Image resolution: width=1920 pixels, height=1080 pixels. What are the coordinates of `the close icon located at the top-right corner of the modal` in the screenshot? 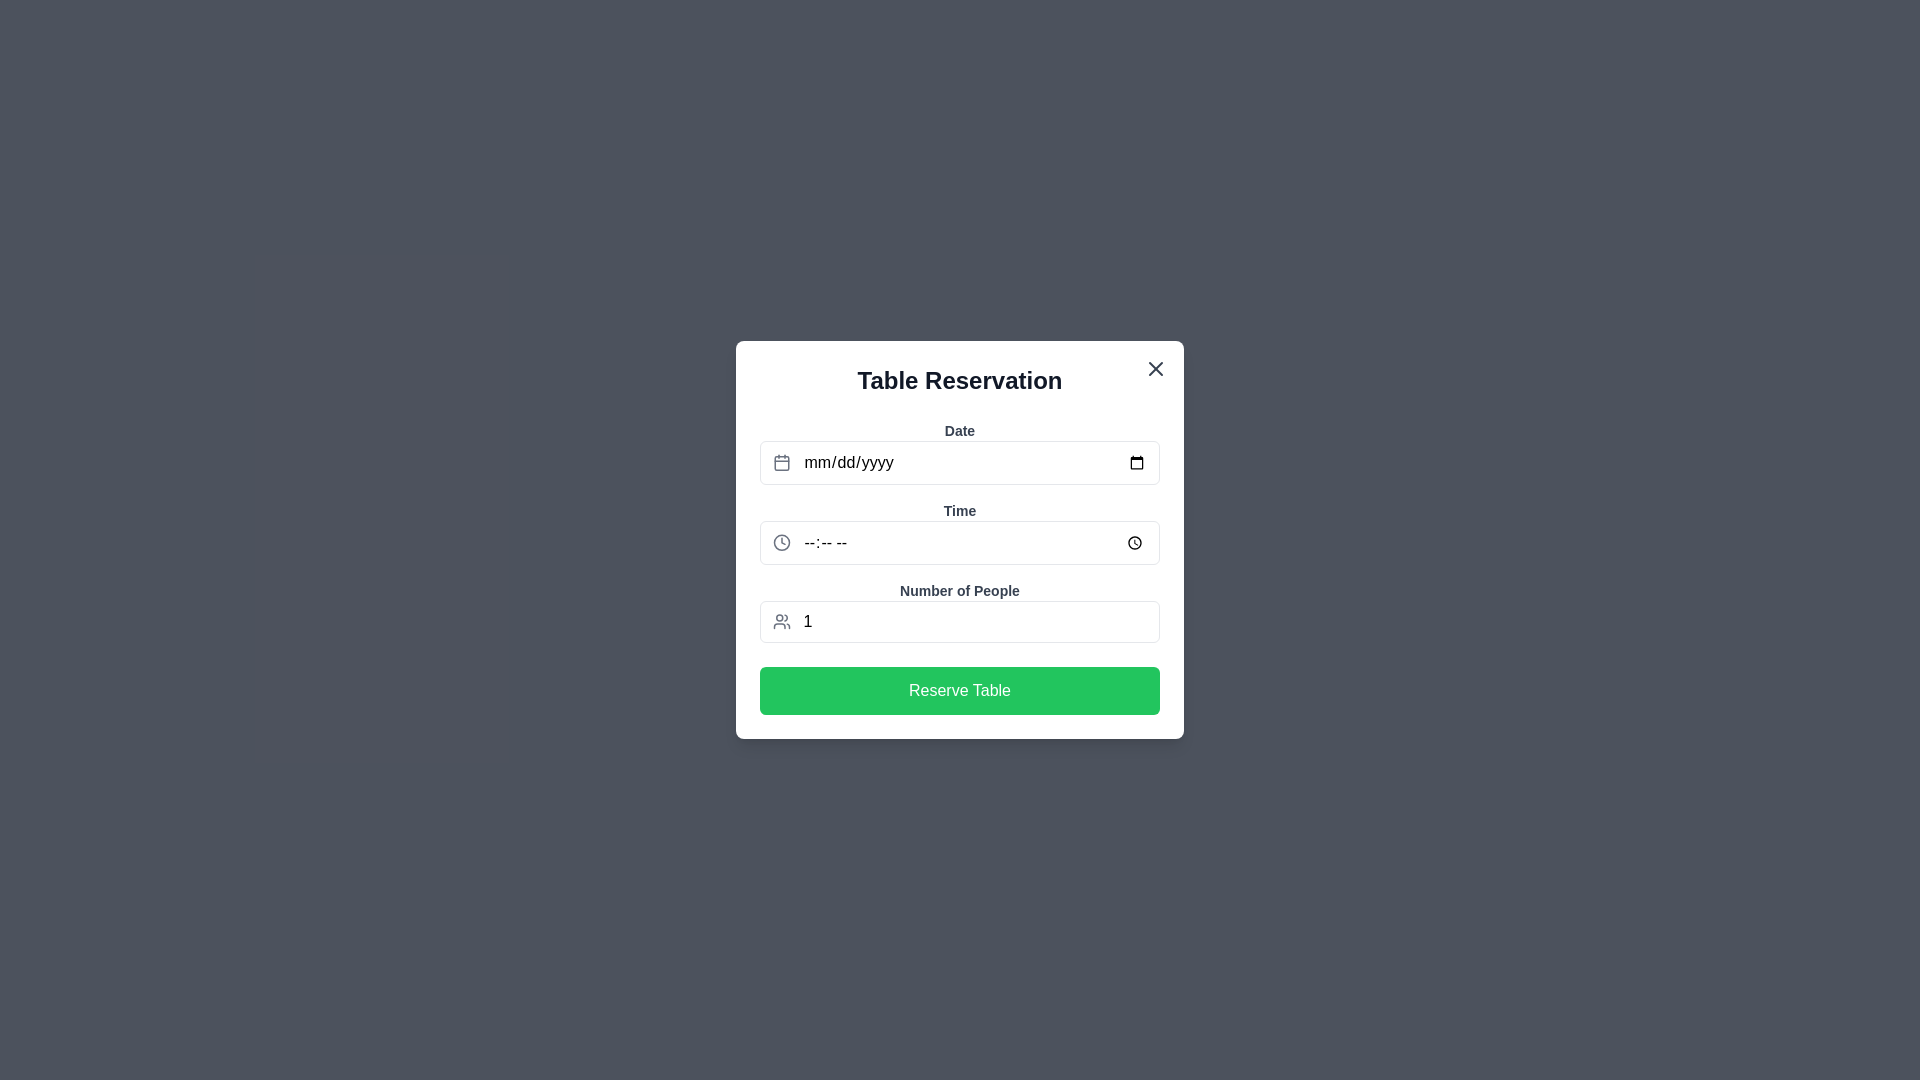 It's located at (1156, 369).